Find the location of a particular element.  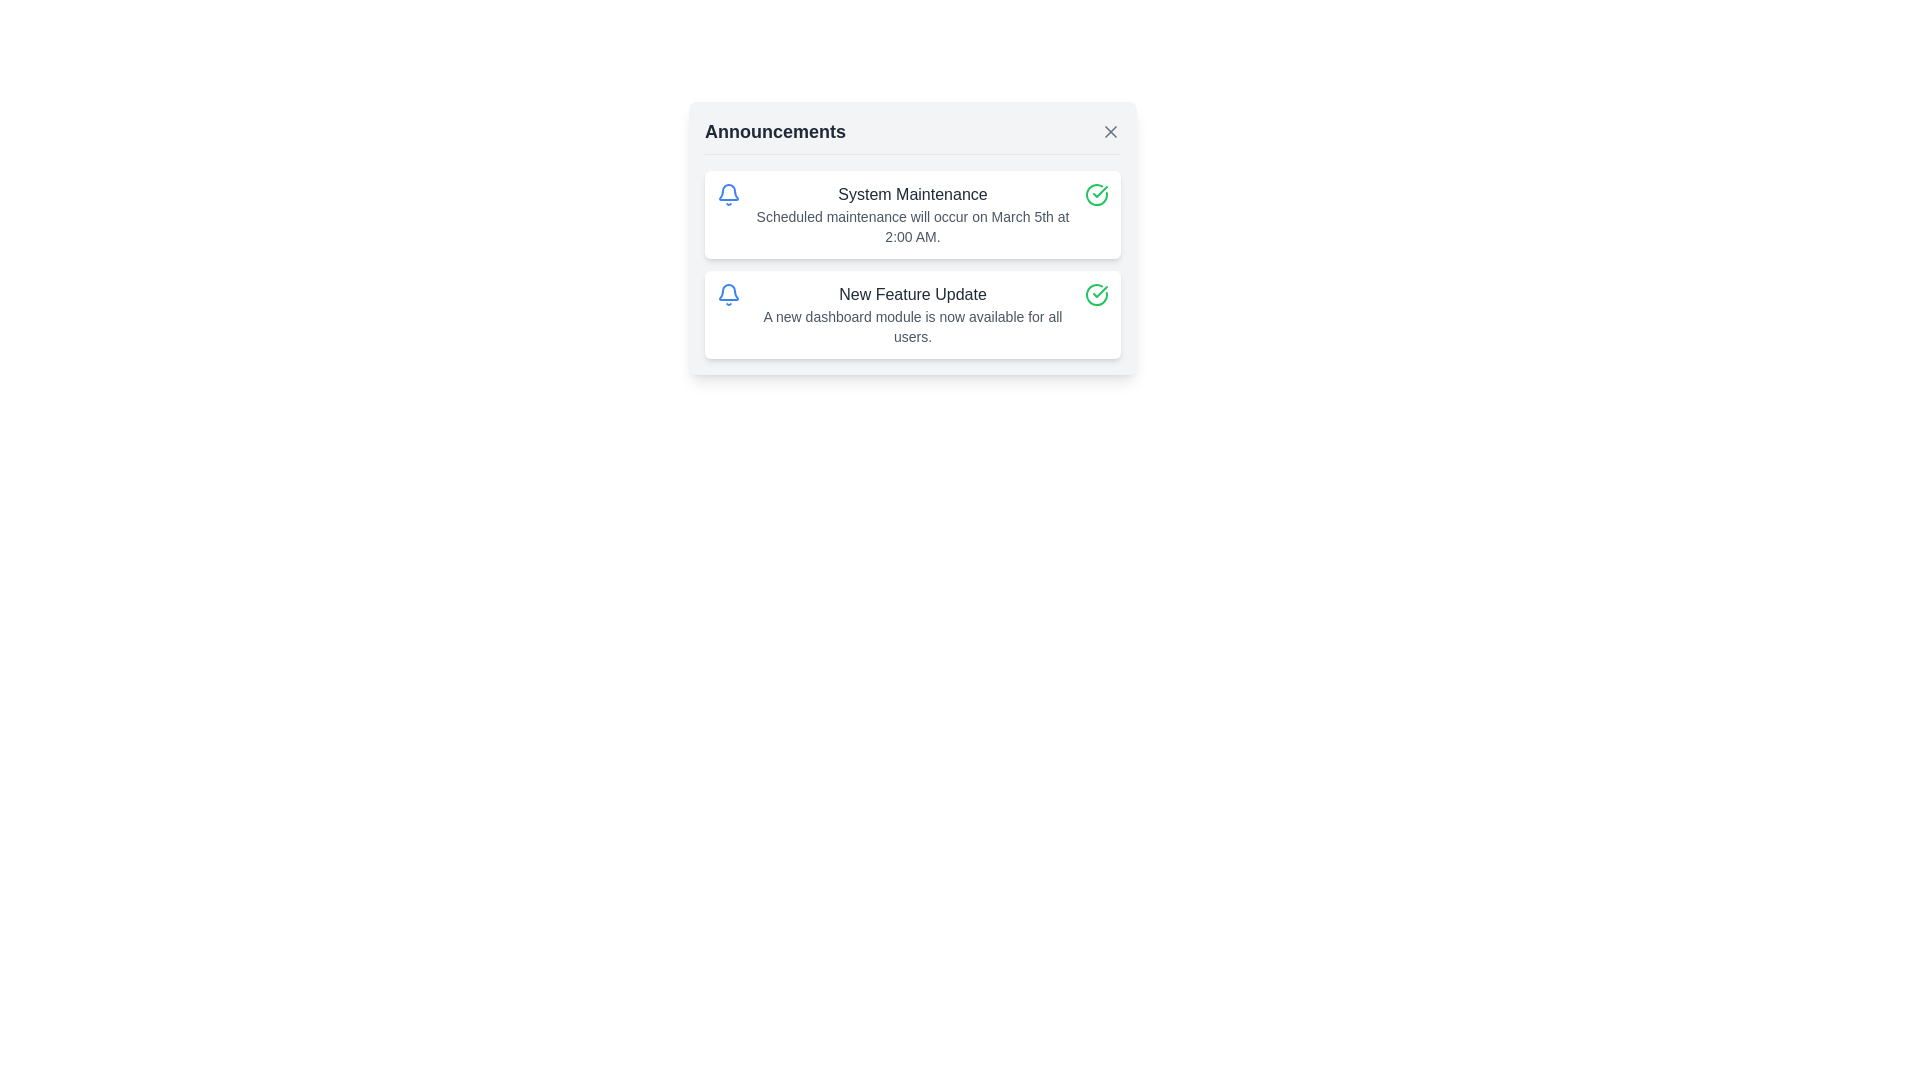

the small X-shaped button located in the top-right corner of the 'Announcements' header box to change its appearance is located at coordinates (1109, 131).